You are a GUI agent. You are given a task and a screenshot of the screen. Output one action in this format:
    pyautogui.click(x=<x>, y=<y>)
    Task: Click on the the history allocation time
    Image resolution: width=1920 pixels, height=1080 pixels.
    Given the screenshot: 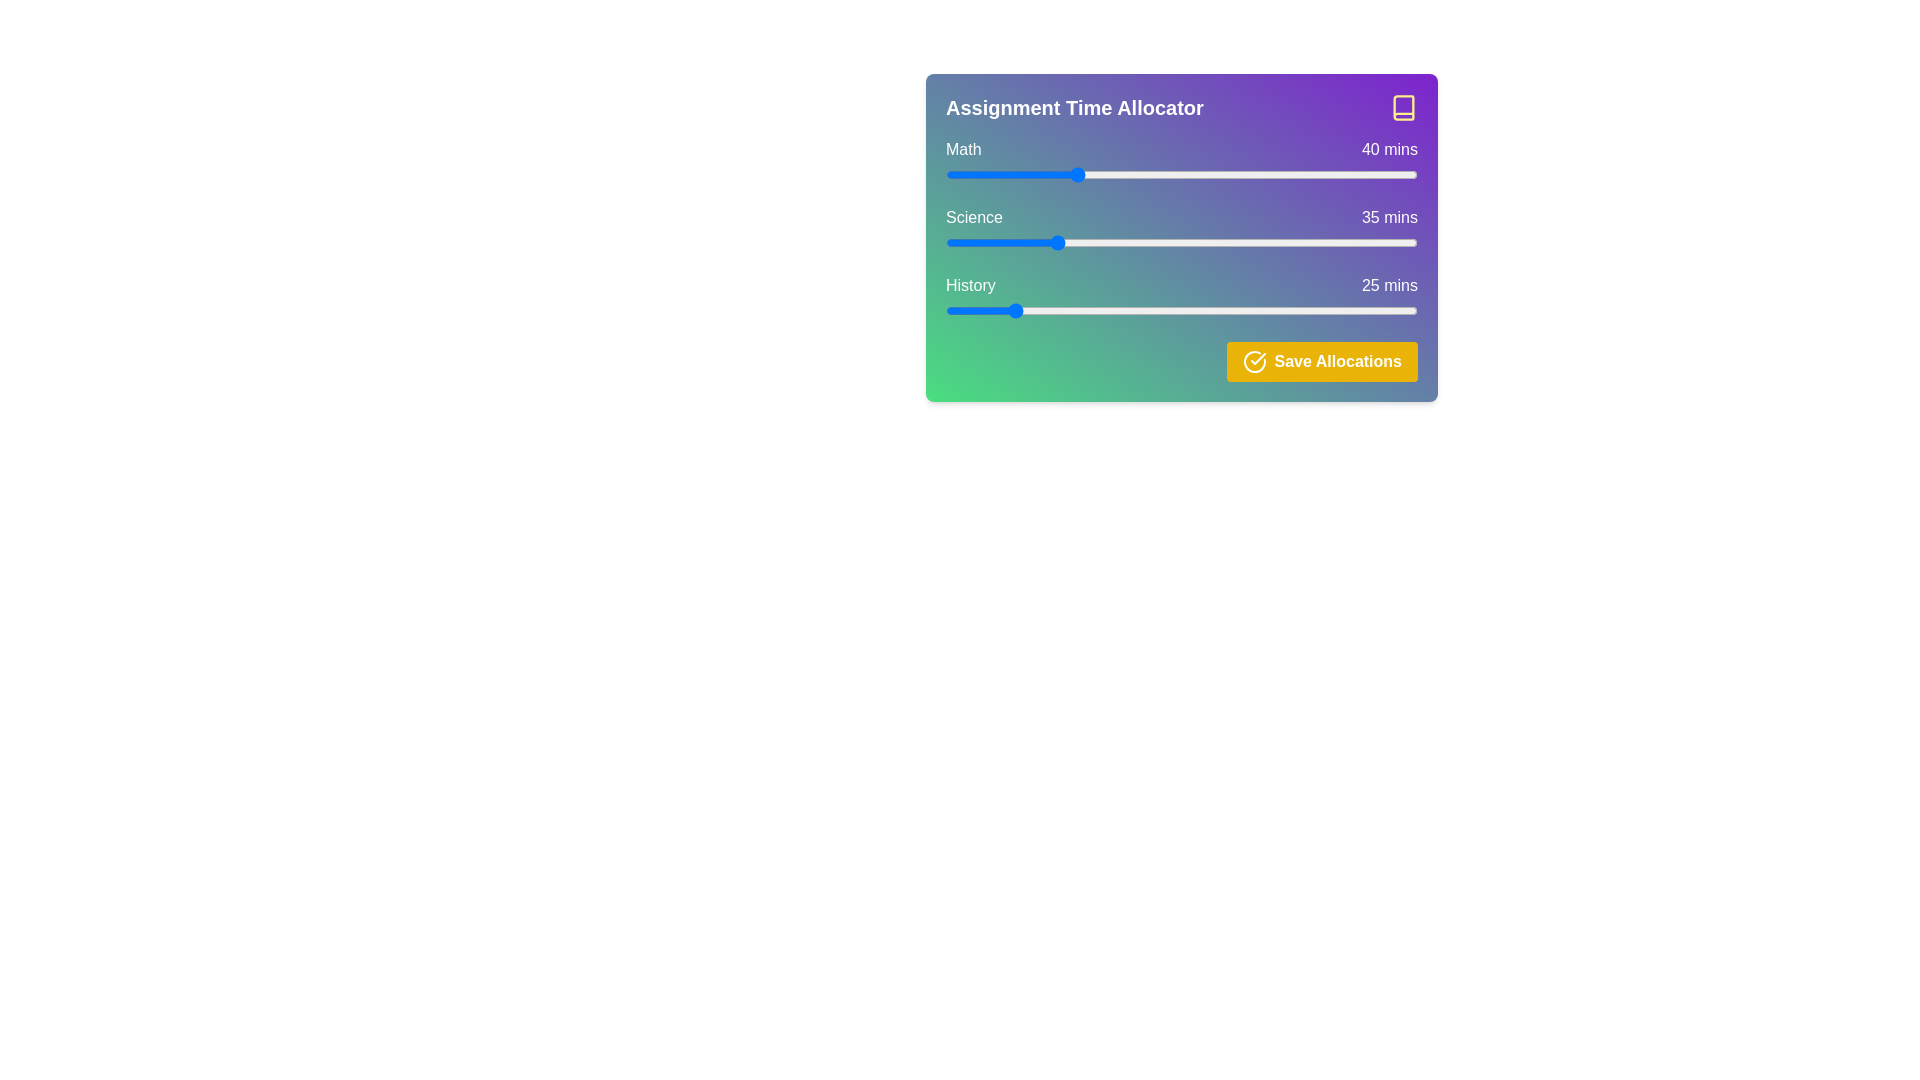 What is the action you would take?
    pyautogui.click(x=1069, y=311)
    